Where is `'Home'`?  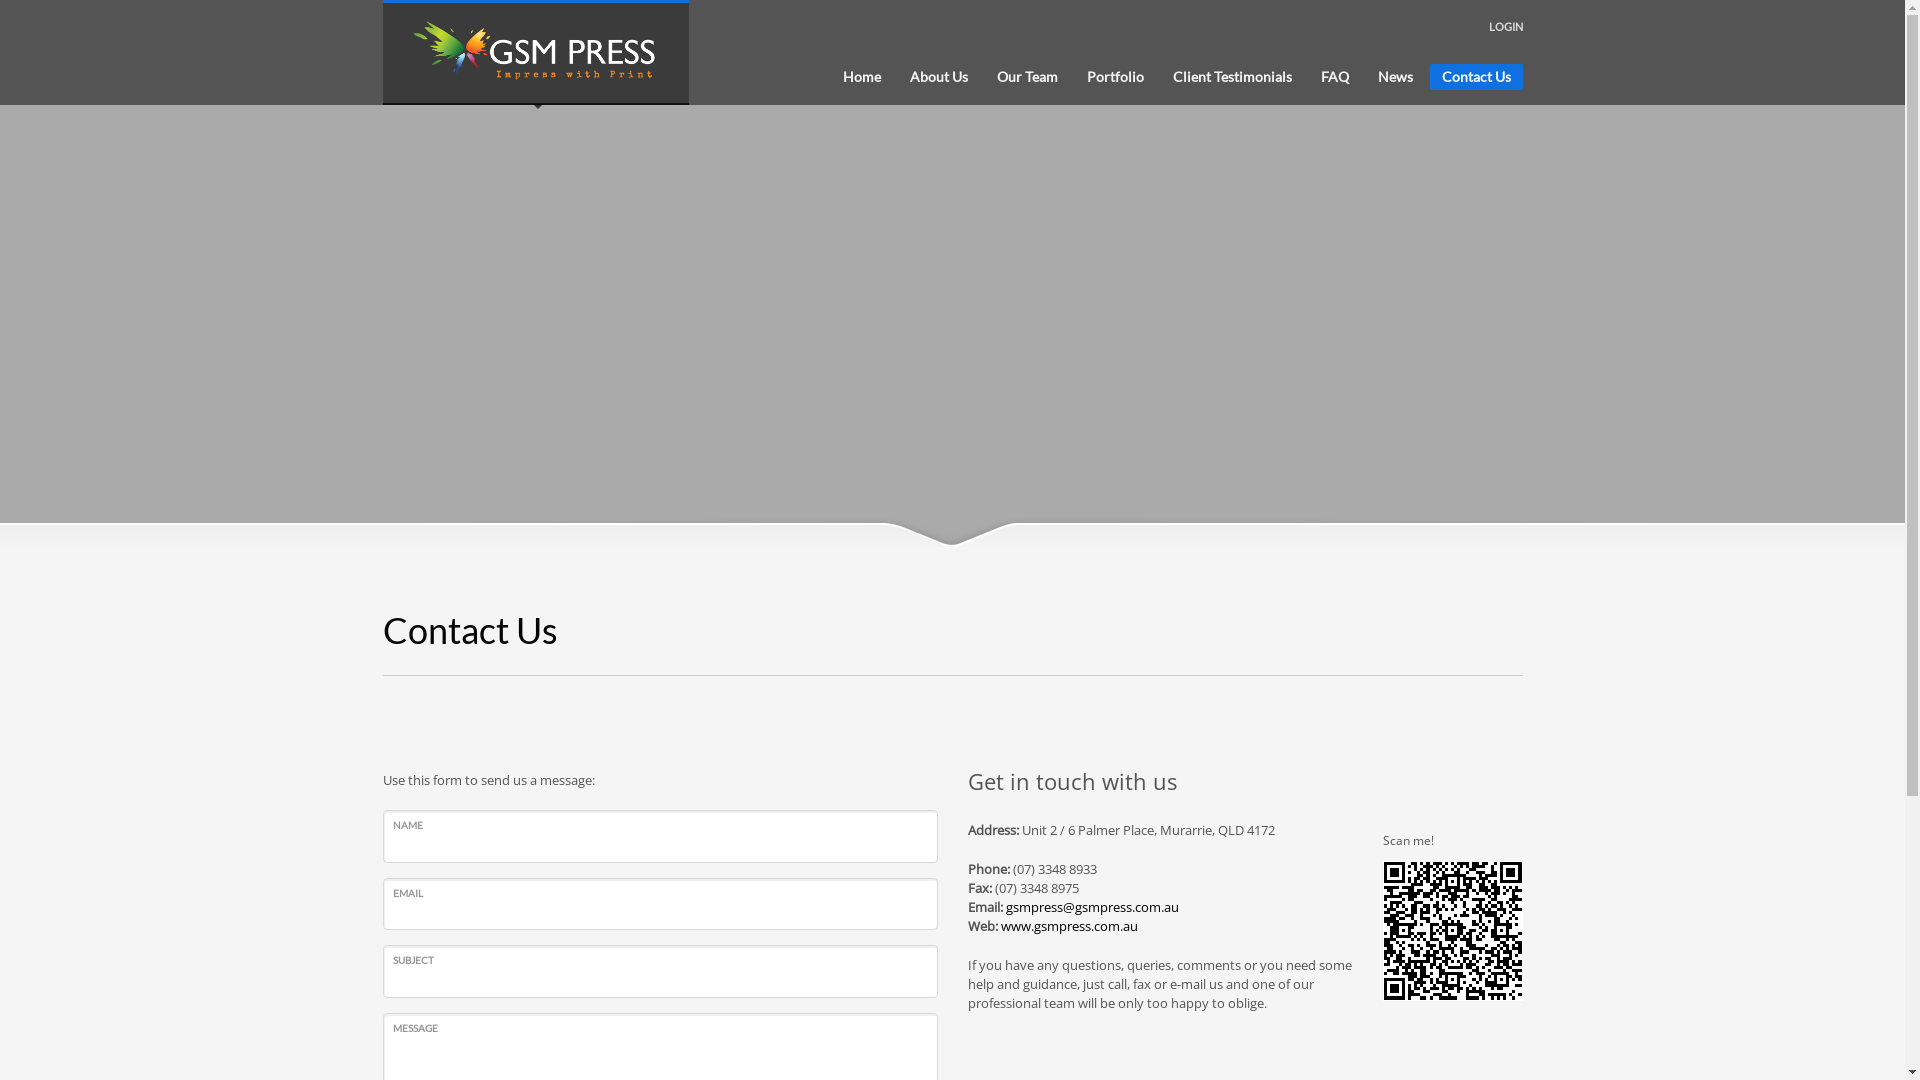
'Home' is located at coordinates (860, 76).